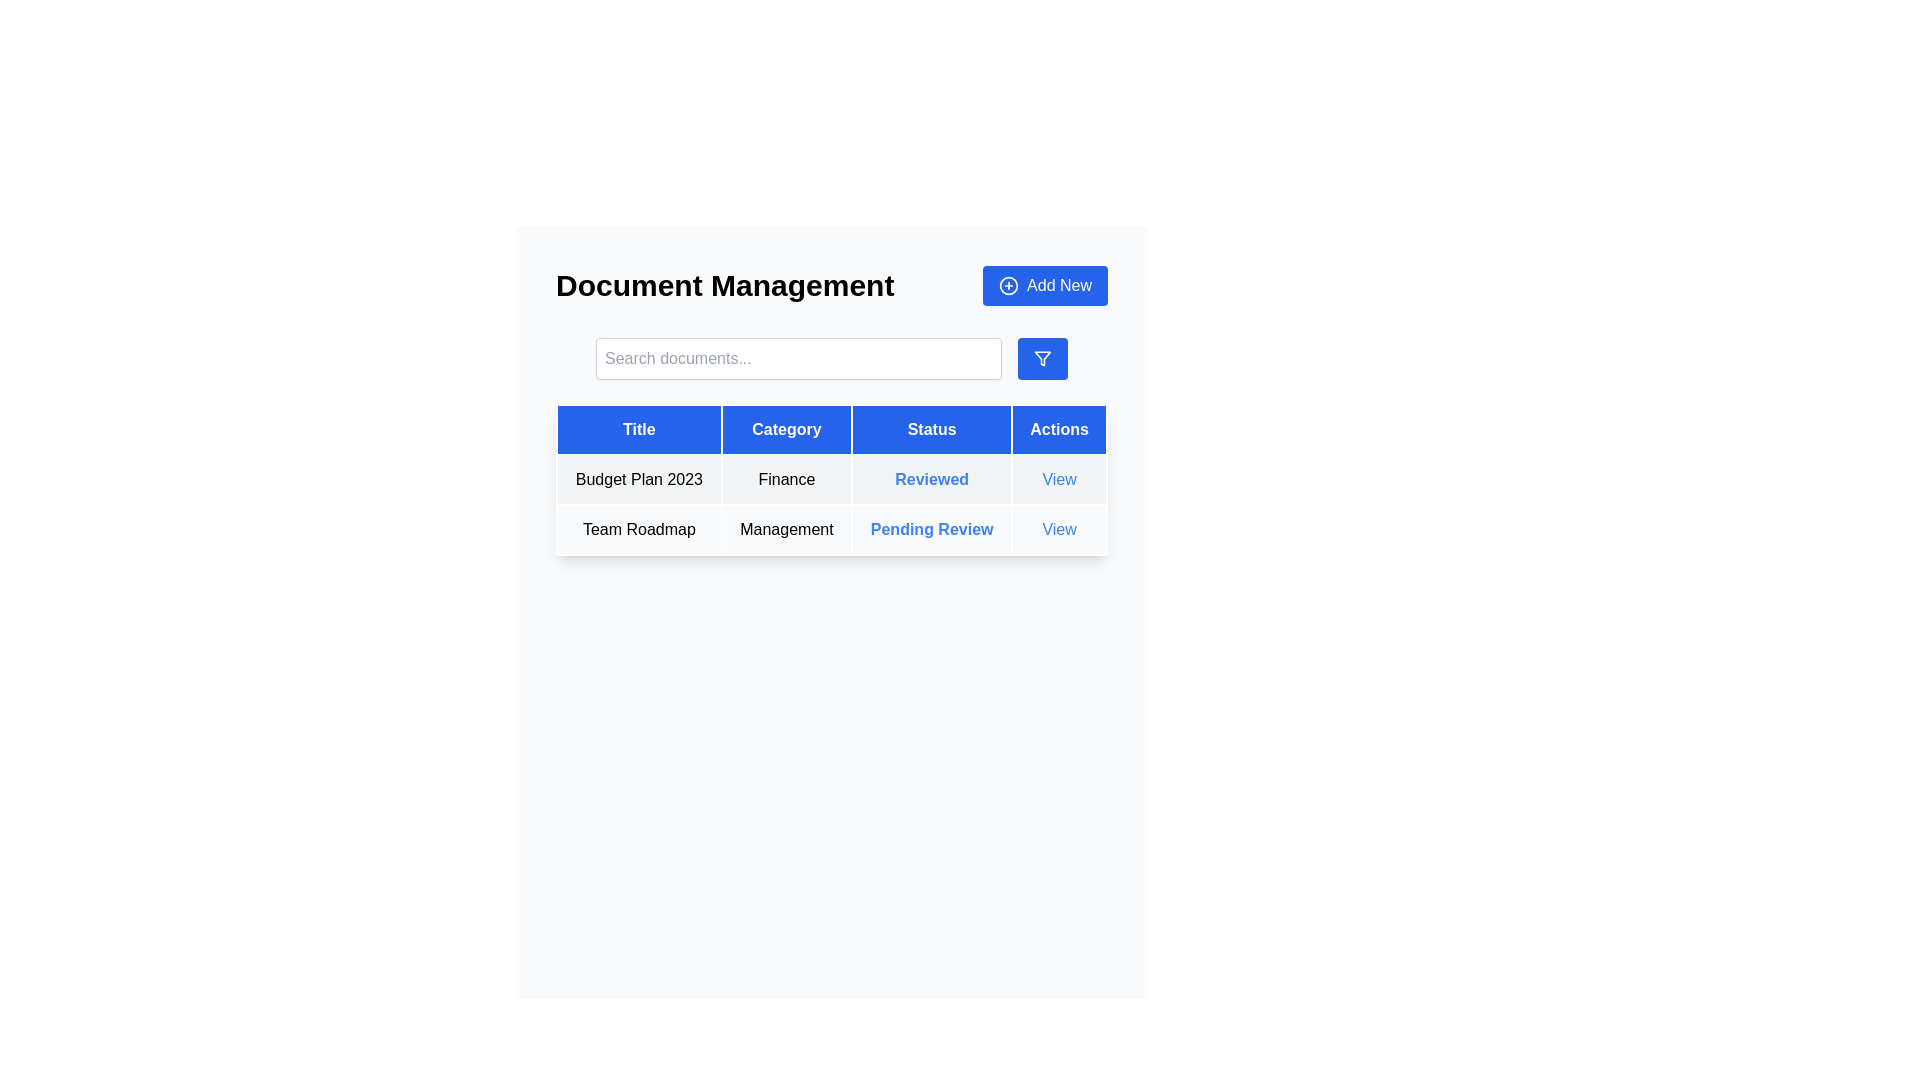  I want to click on the Text label that provides the category name for the 'Team Roadmap' row in the table, which is centrally aligned beneath the 'Category' column header, so click(786, 528).